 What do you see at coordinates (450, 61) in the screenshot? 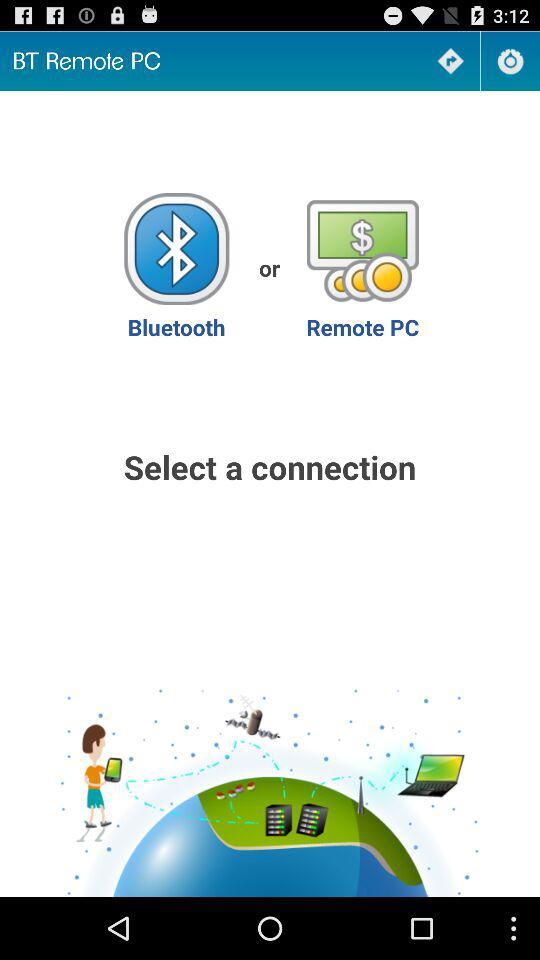
I see `go next page` at bounding box center [450, 61].